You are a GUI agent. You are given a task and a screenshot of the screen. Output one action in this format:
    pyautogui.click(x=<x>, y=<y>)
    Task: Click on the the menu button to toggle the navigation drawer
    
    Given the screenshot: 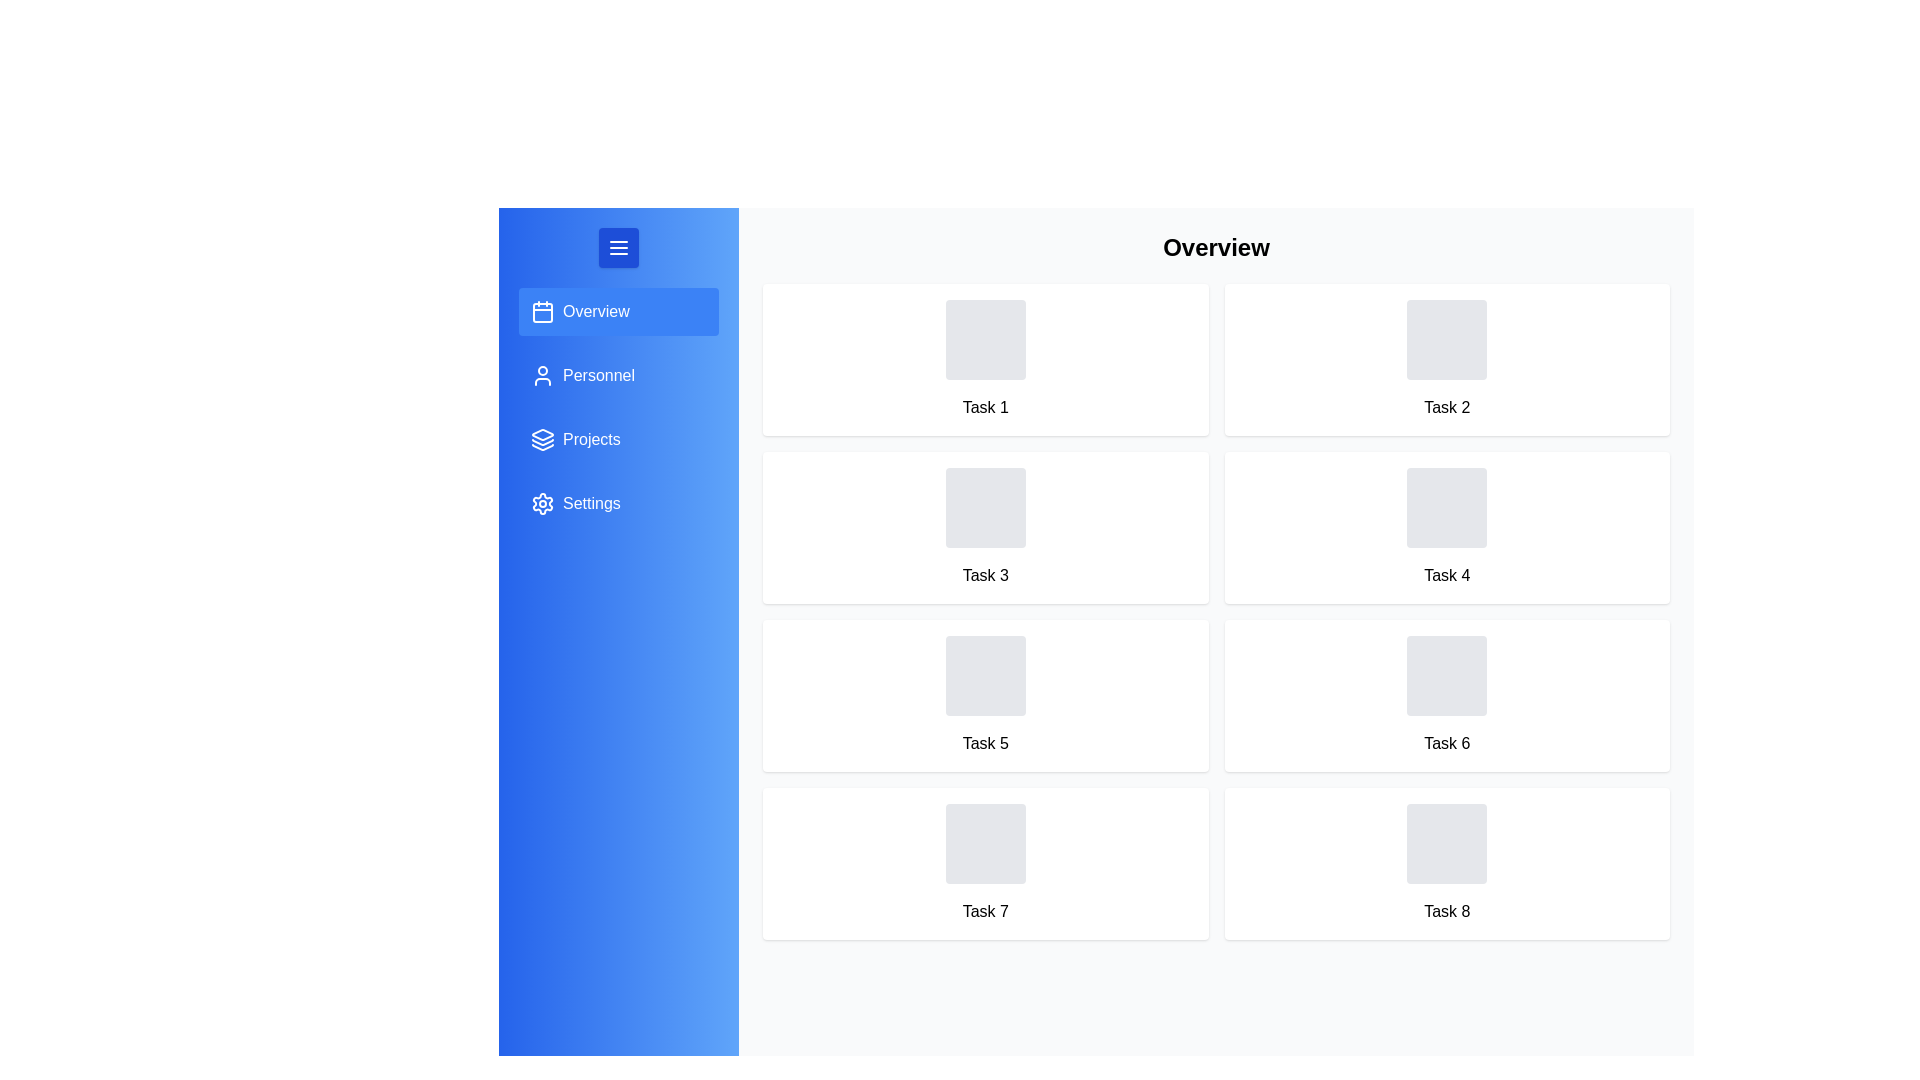 What is the action you would take?
    pyautogui.click(x=618, y=246)
    